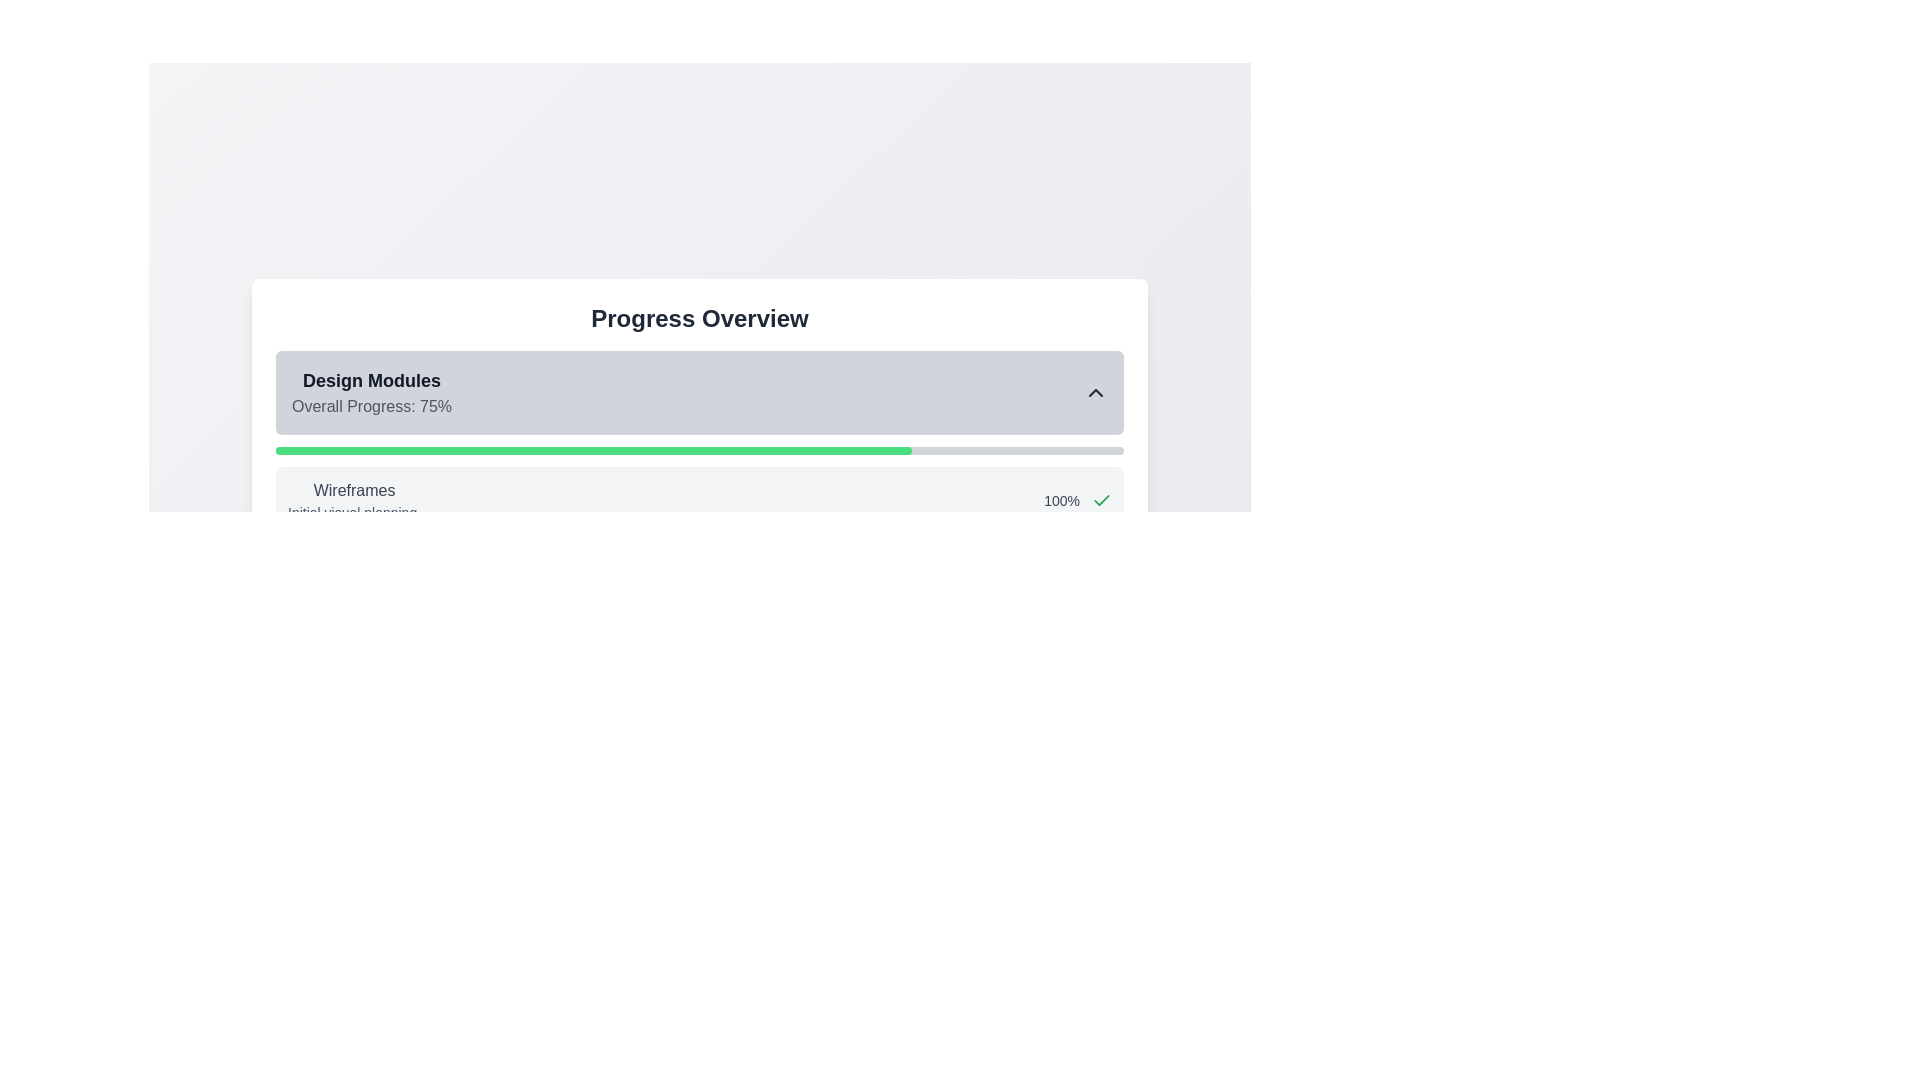  I want to click on the text label reading 'Initial visual planning.' which is styled in gray and positioned beneath the 'Wireframes' label in the 'Progress Overview' card, so click(354, 512).